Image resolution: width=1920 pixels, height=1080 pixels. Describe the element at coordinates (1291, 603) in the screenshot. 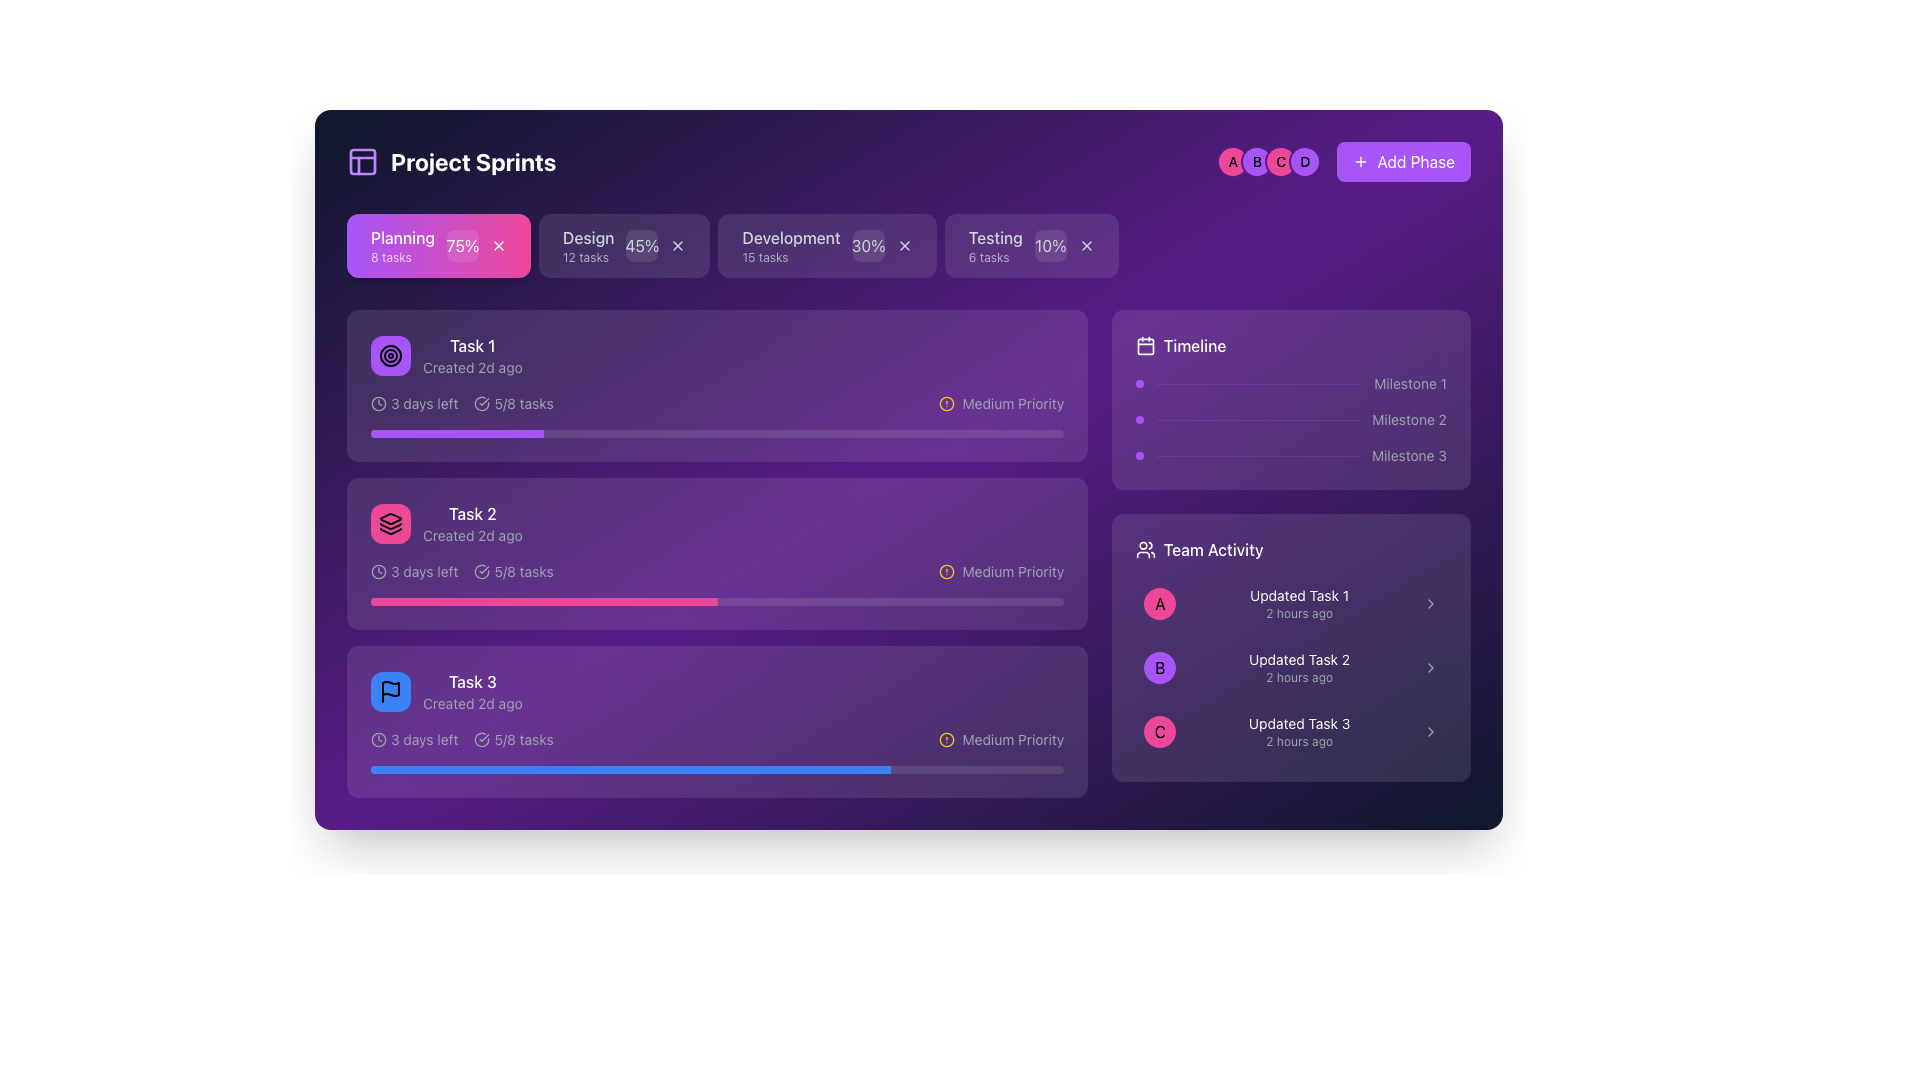

I see `the first list item in the 'Team Activity' feed, which features a circular pink icon with 'A', text 'Updated Task 1', and a right-pointing chevron arrow` at that location.